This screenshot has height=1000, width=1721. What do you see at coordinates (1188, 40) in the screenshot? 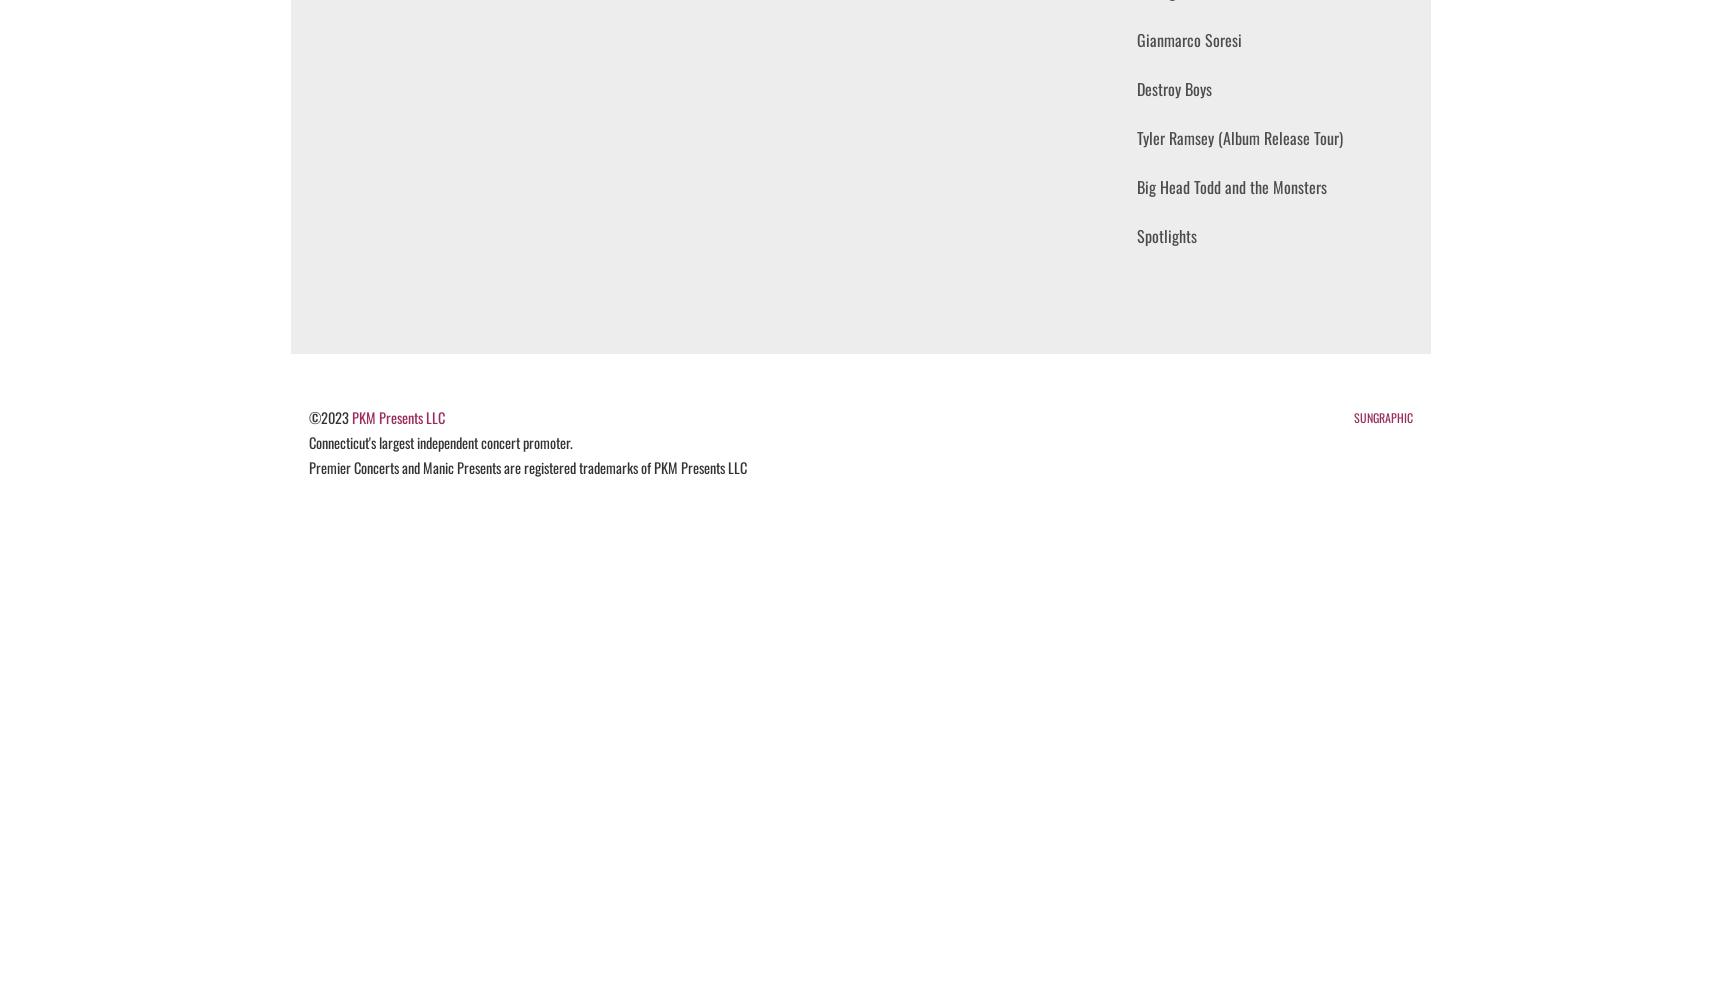
I see `'Gianmarco Soresi'` at bounding box center [1188, 40].